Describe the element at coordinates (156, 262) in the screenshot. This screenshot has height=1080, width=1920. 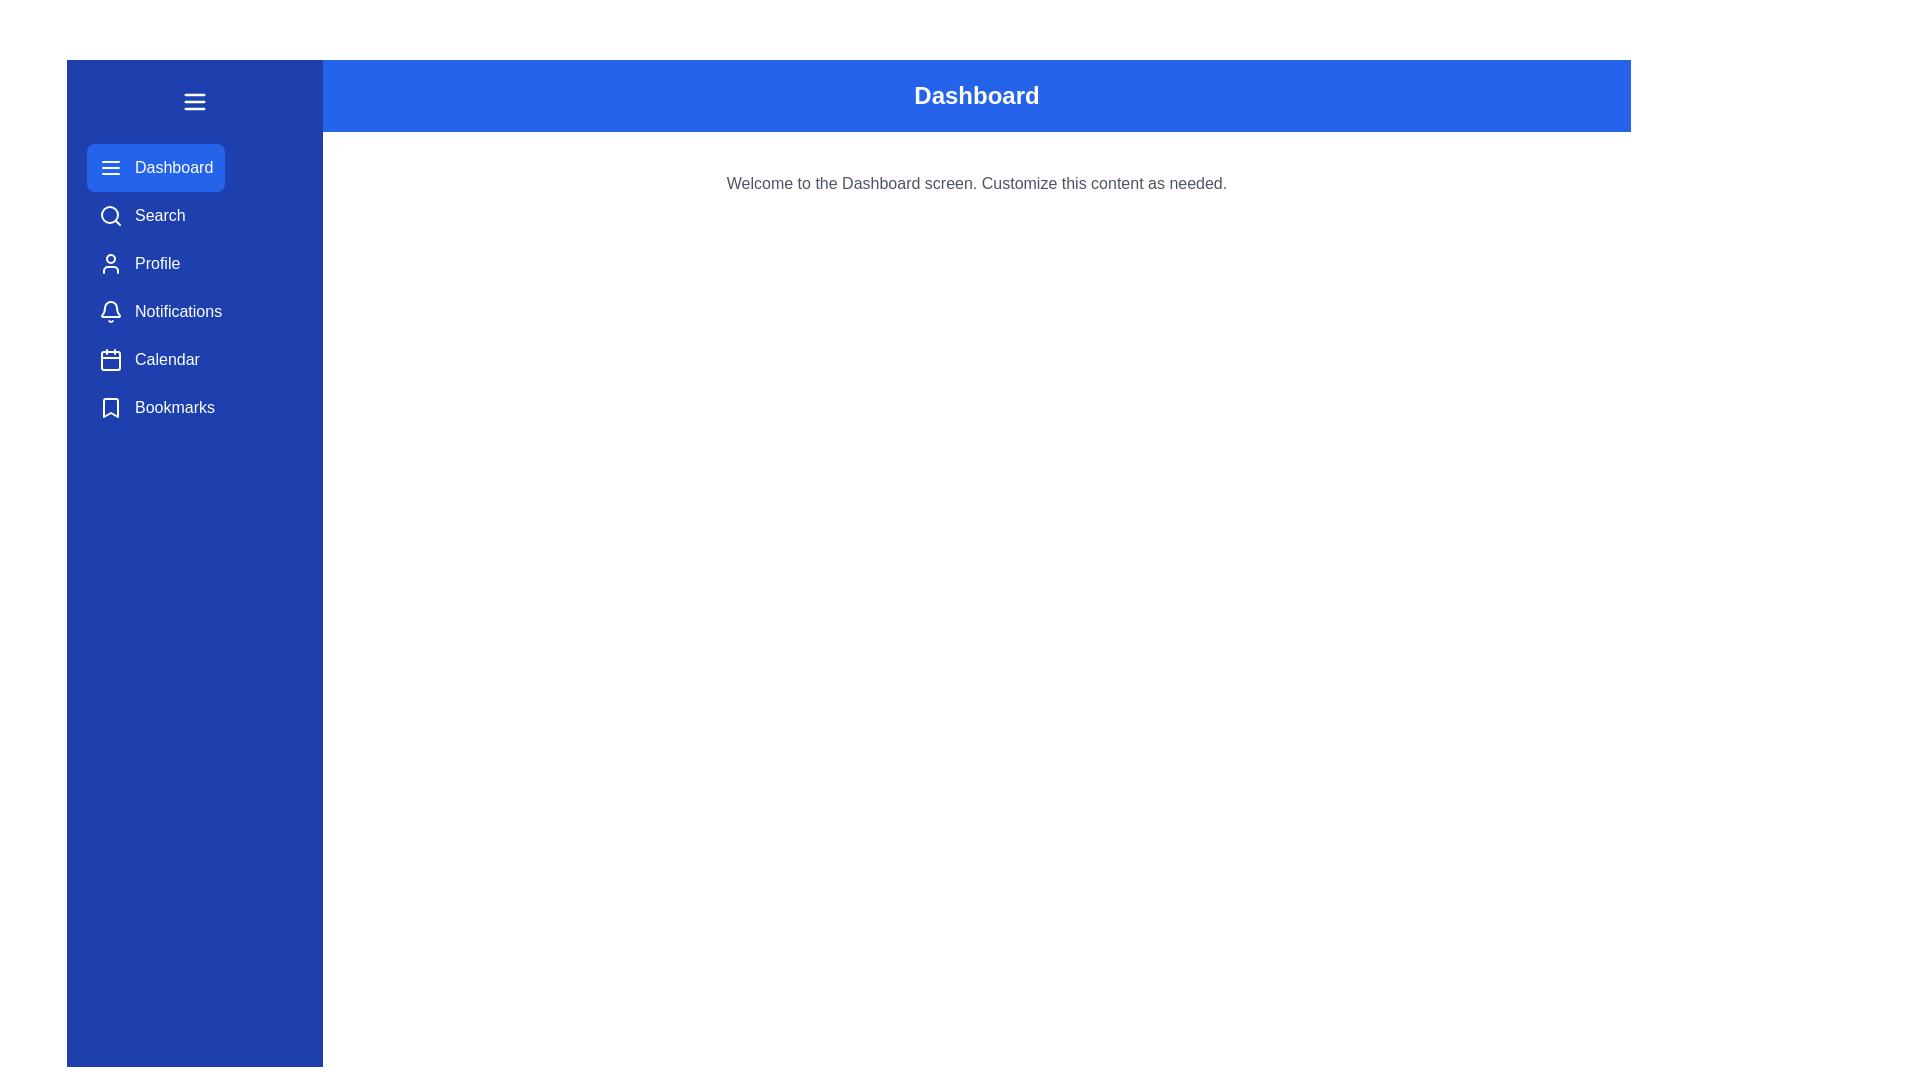
I see `the 'Profile' option displayed in white font on the blue button with rounded corners` at that location.